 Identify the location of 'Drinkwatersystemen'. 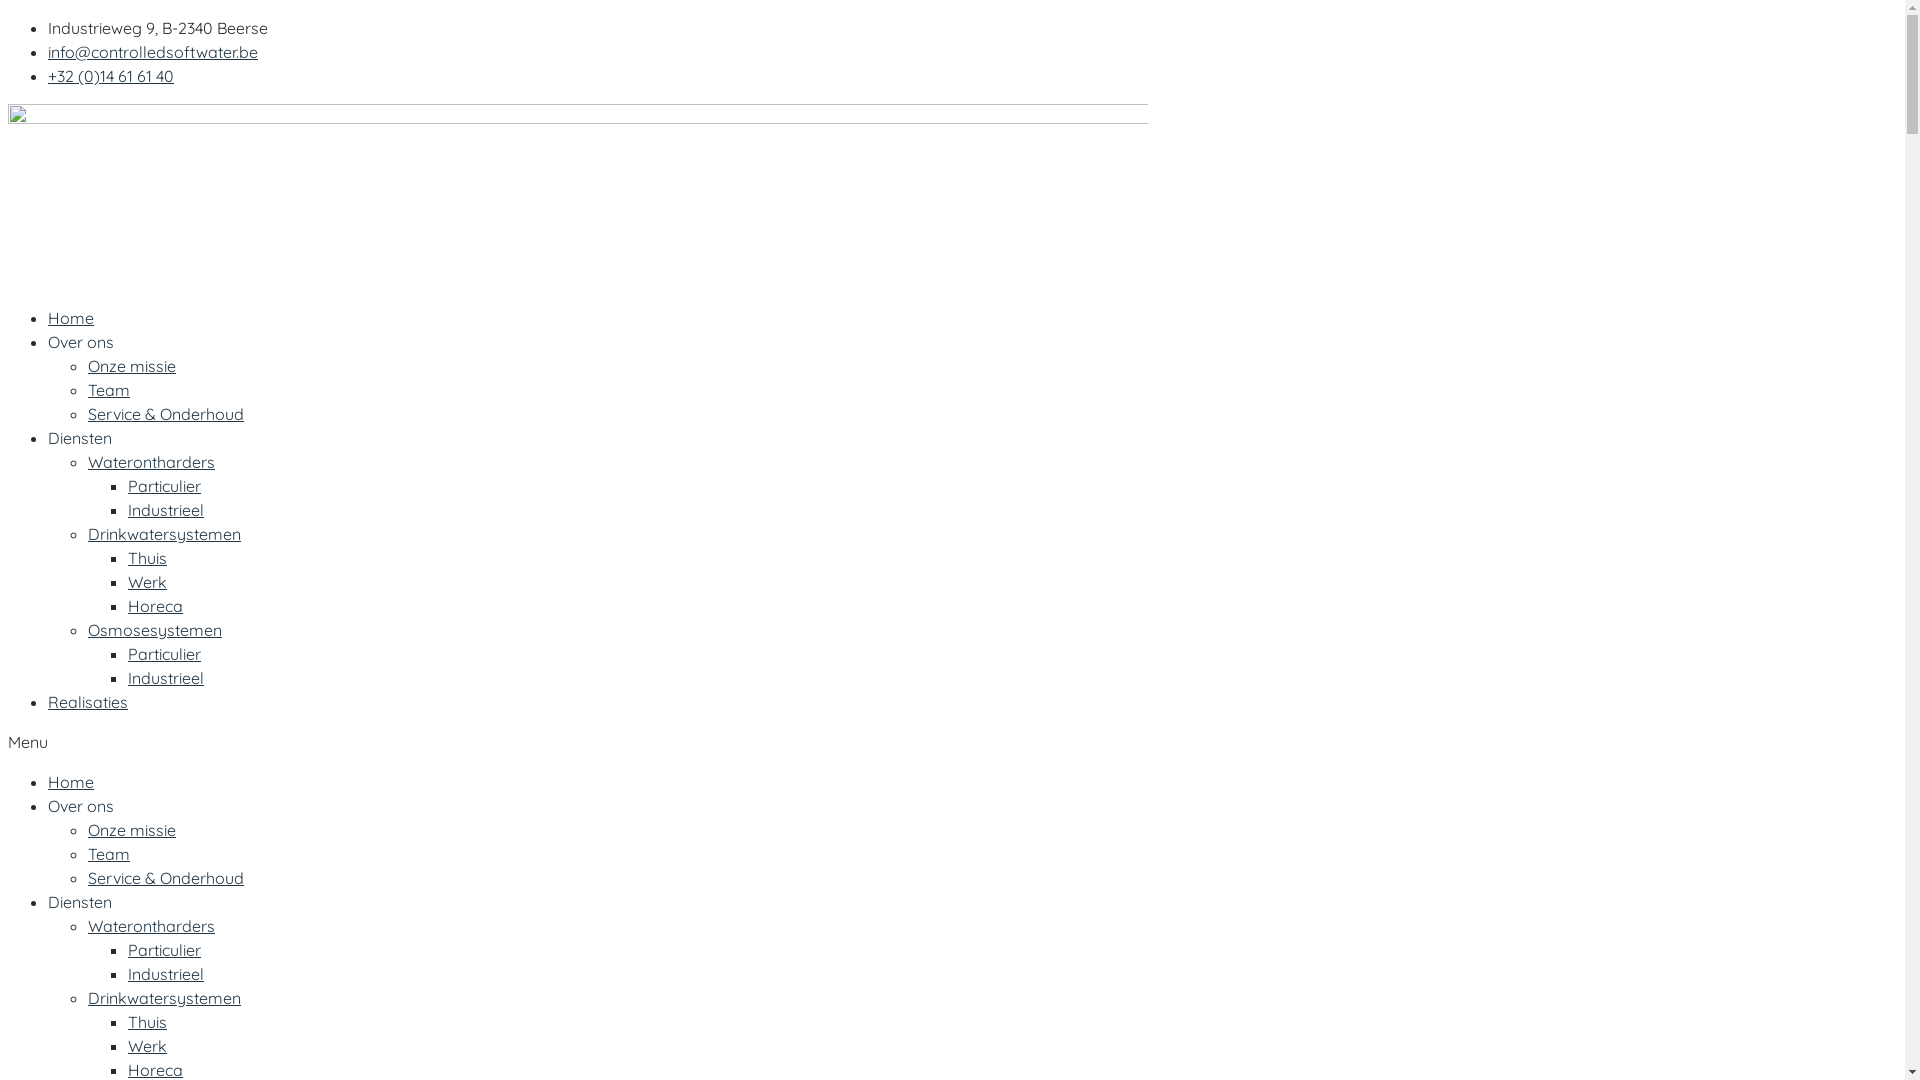
(164, 998).